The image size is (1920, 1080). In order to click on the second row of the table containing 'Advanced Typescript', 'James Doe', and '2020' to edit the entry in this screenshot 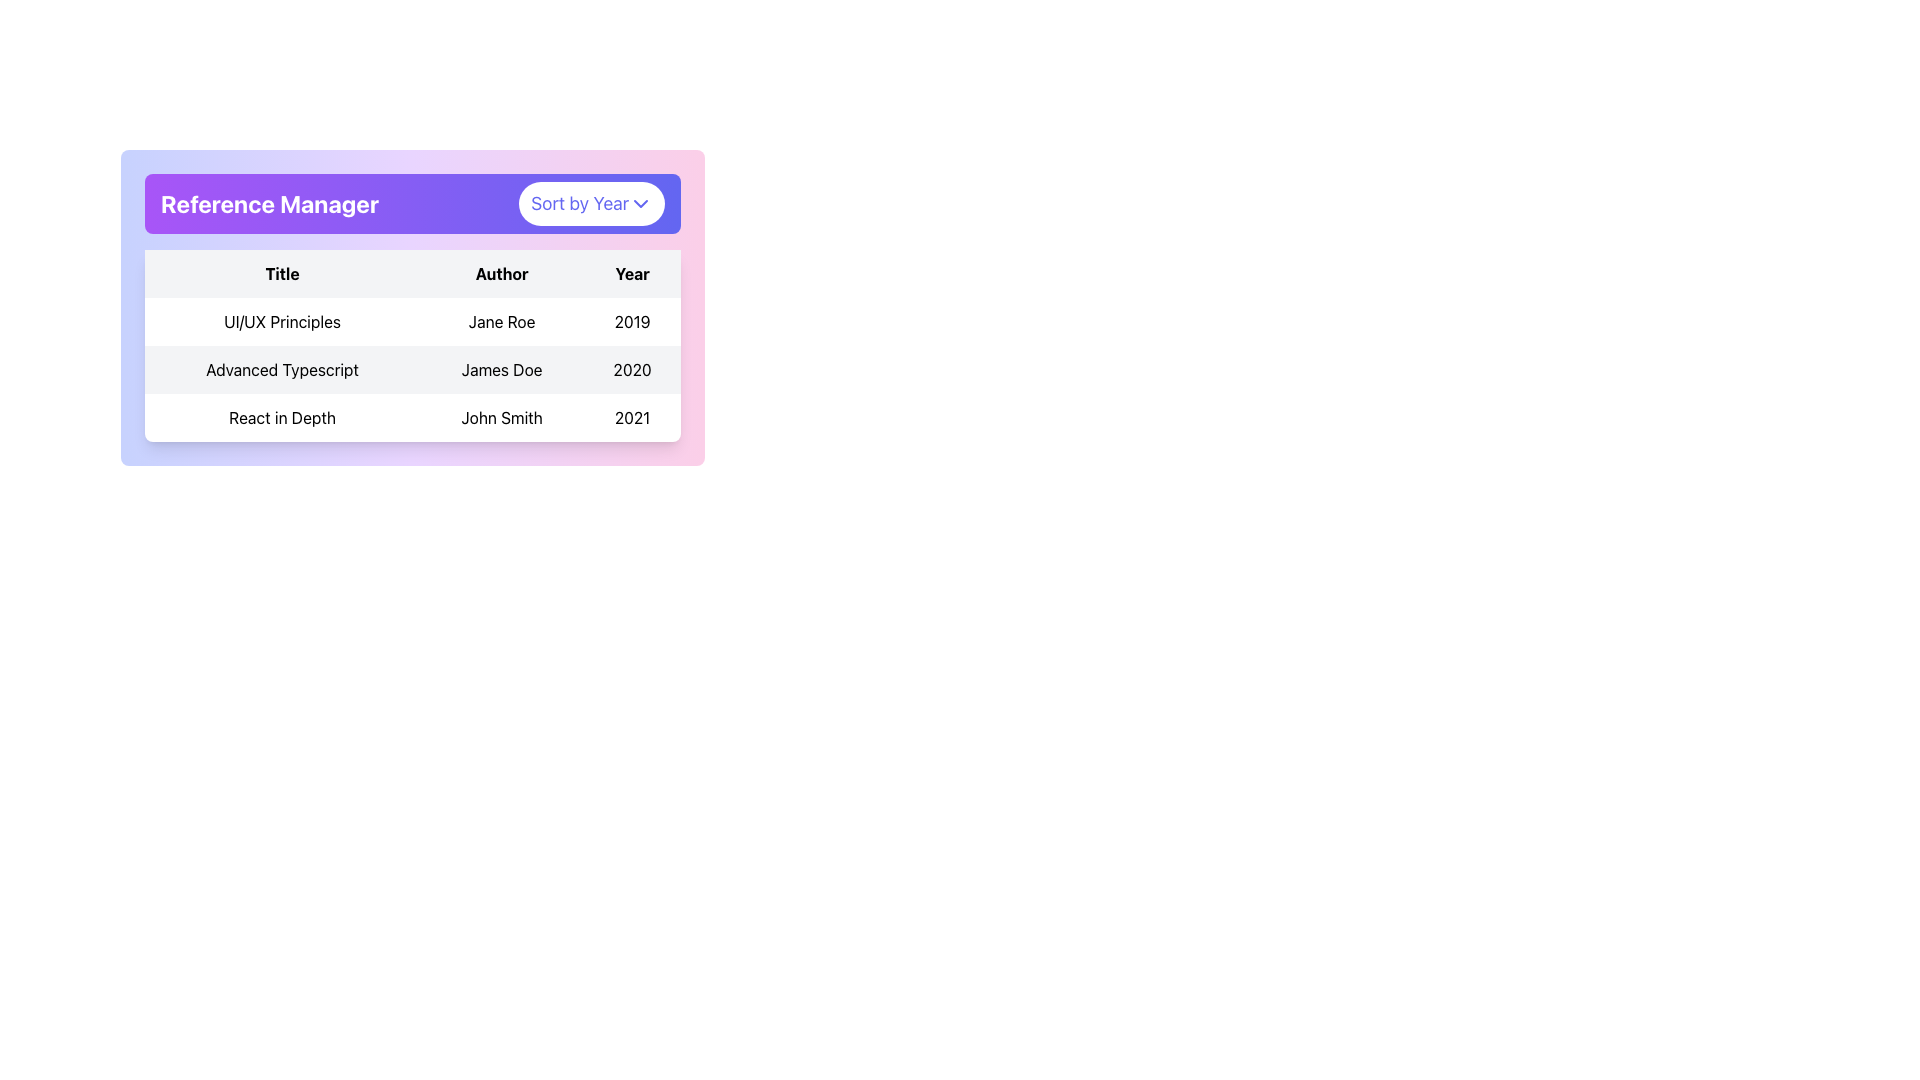, I will do `click(411, 370)`.